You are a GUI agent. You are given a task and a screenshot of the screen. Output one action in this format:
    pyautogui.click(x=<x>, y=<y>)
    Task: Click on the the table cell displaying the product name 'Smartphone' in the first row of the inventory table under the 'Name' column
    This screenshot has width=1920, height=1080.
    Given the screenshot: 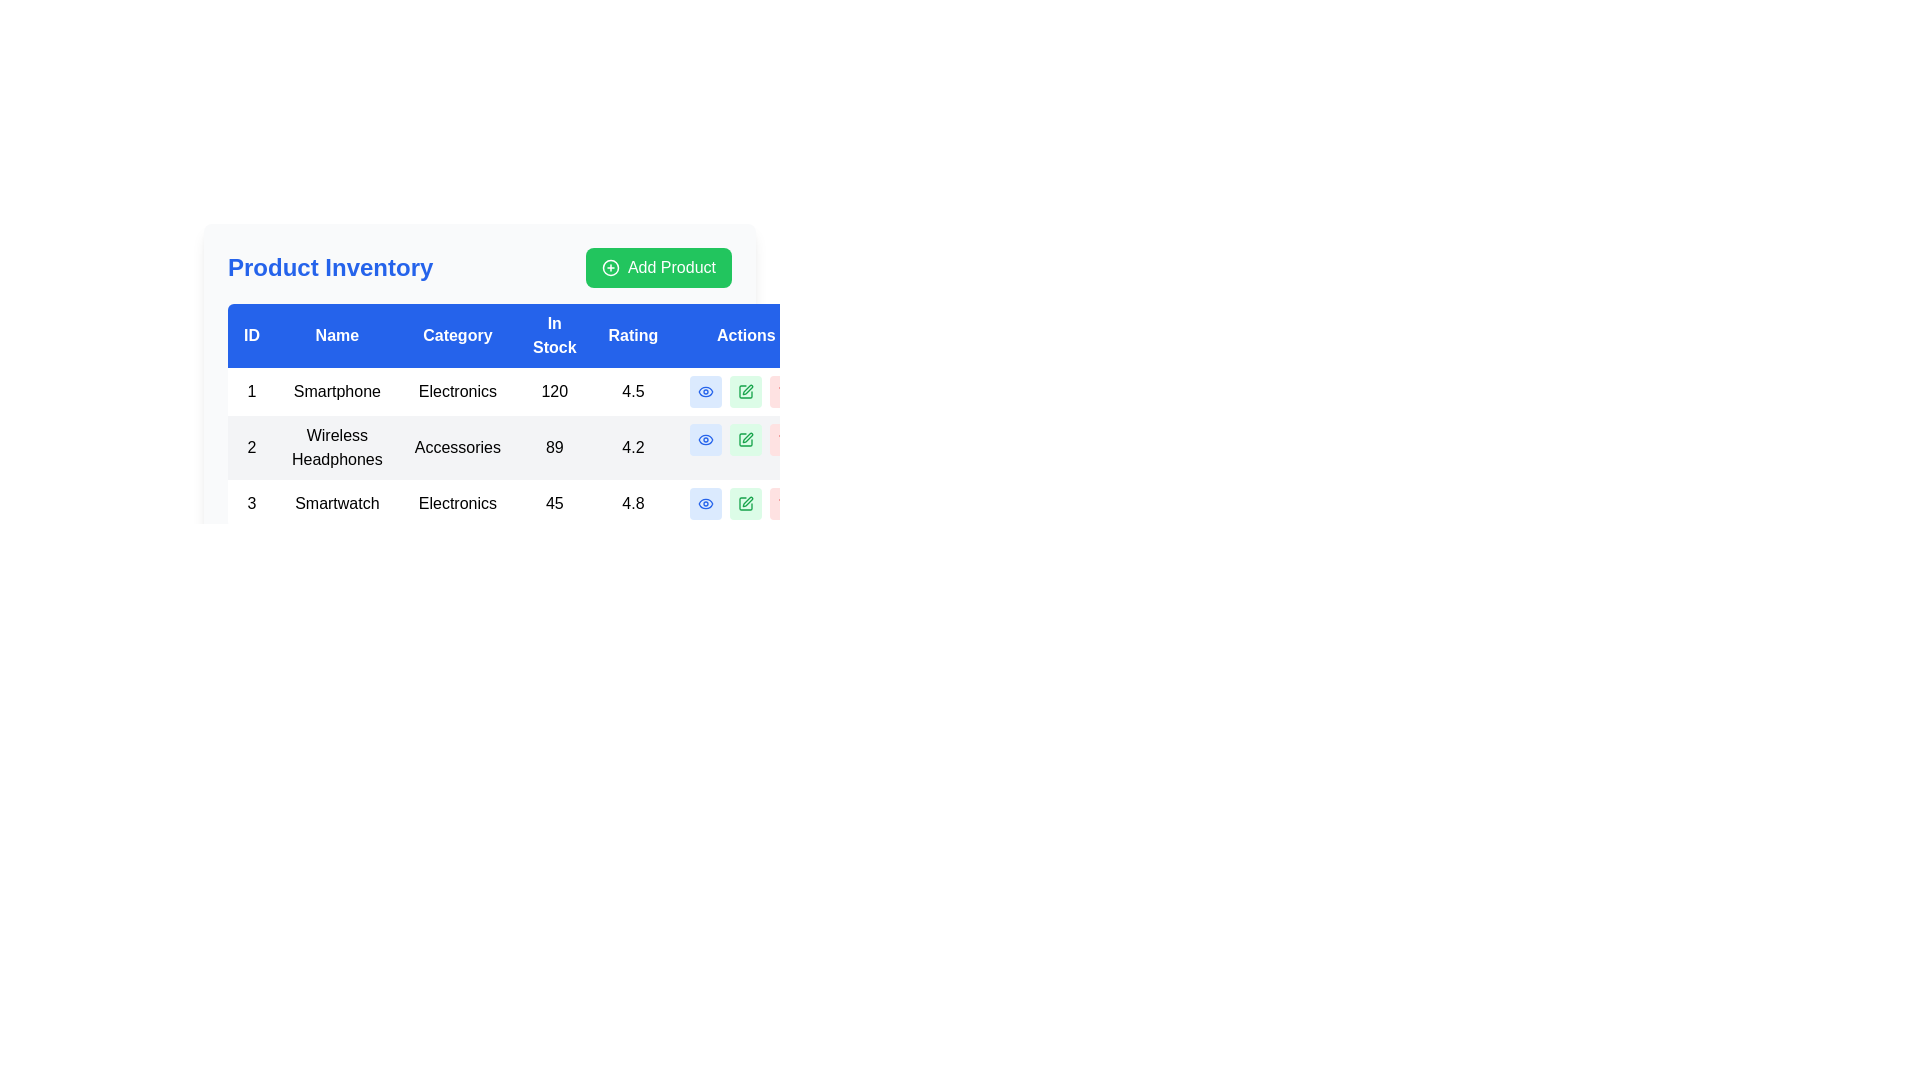 What is the action you would take?
    pyautogui.click(x=337, y=392)
    